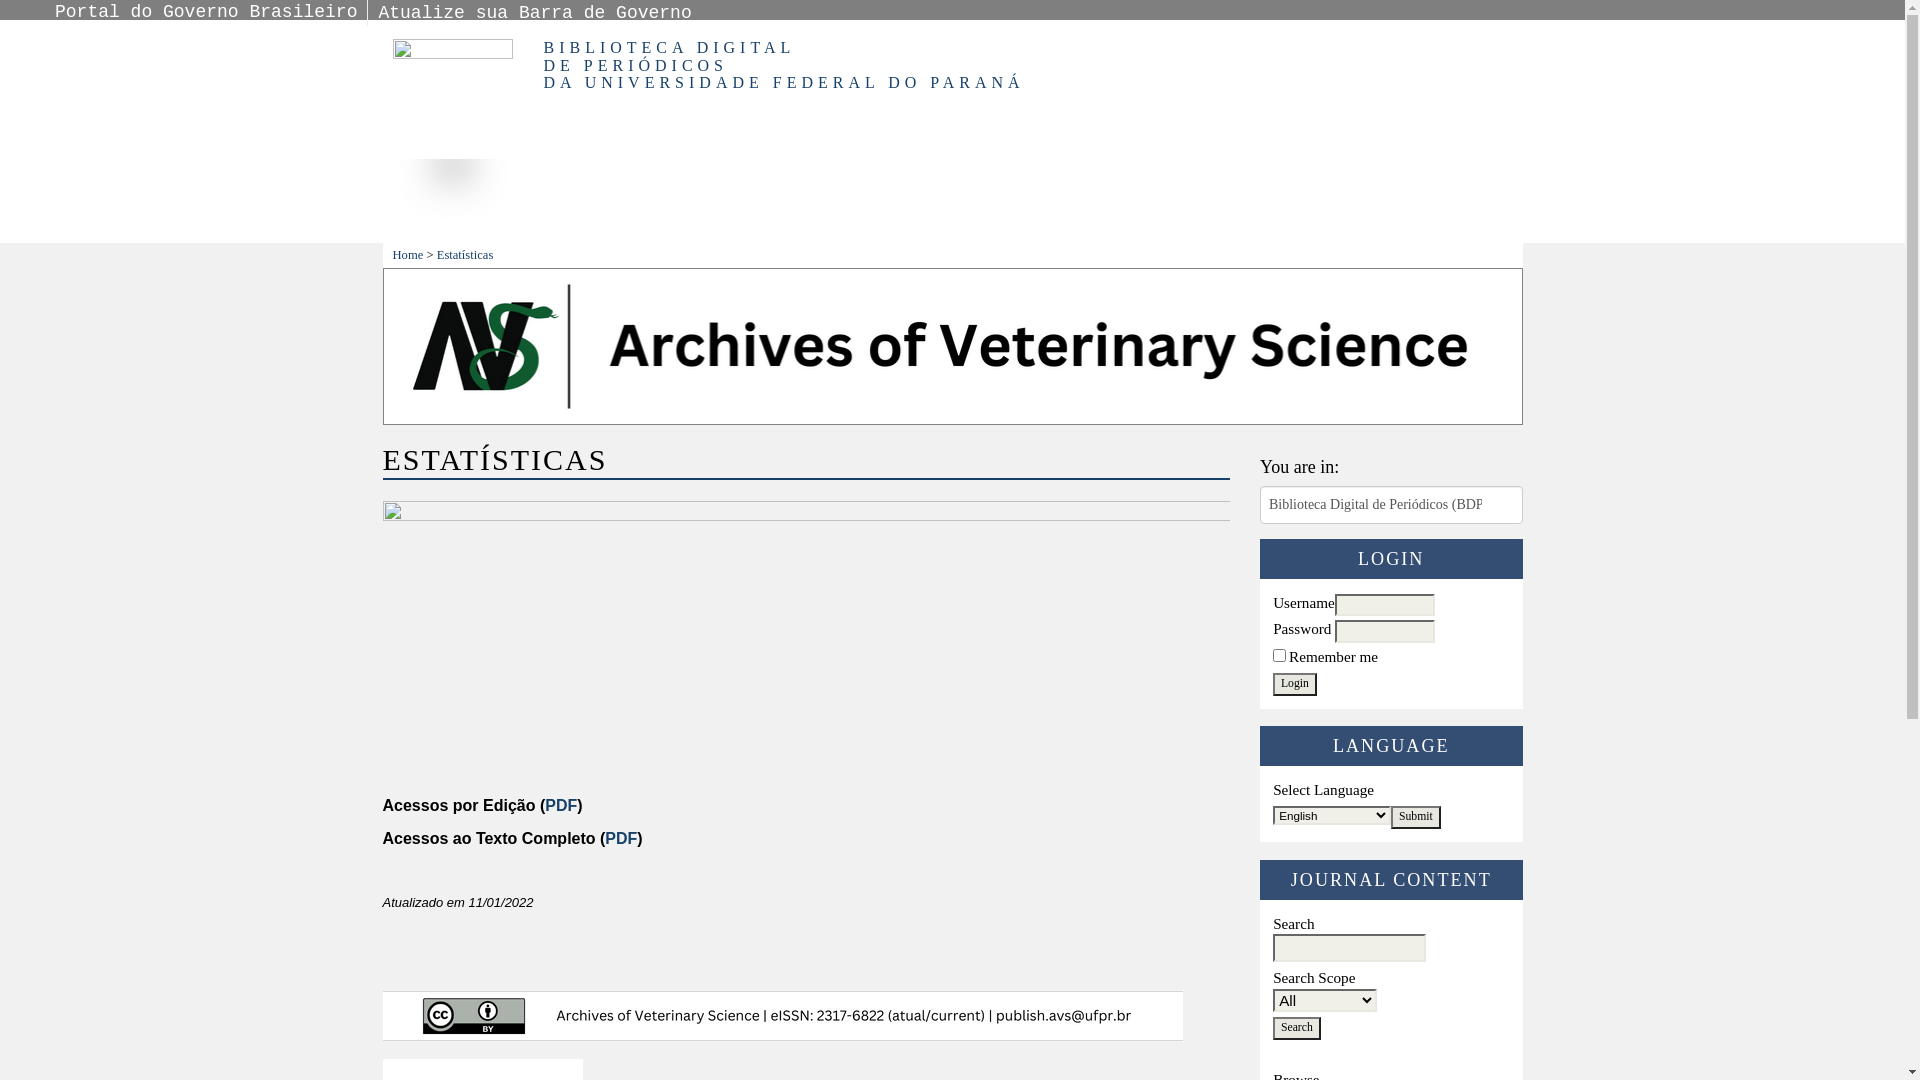  What do you see at coordinates (1296, 1028) in the screenshot?
I see `'Search'` at bounding box center [1296, 1028].